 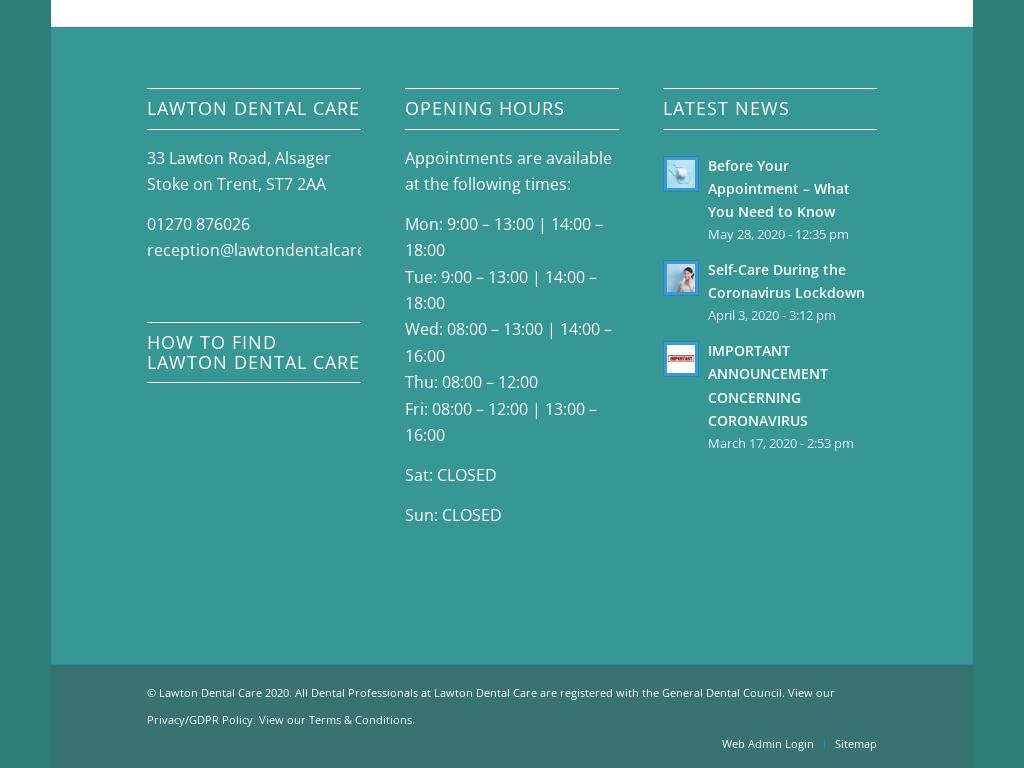 I want to click on 'Self-Care During the Coronavirus Lockdown', so click(x=785, y=279).